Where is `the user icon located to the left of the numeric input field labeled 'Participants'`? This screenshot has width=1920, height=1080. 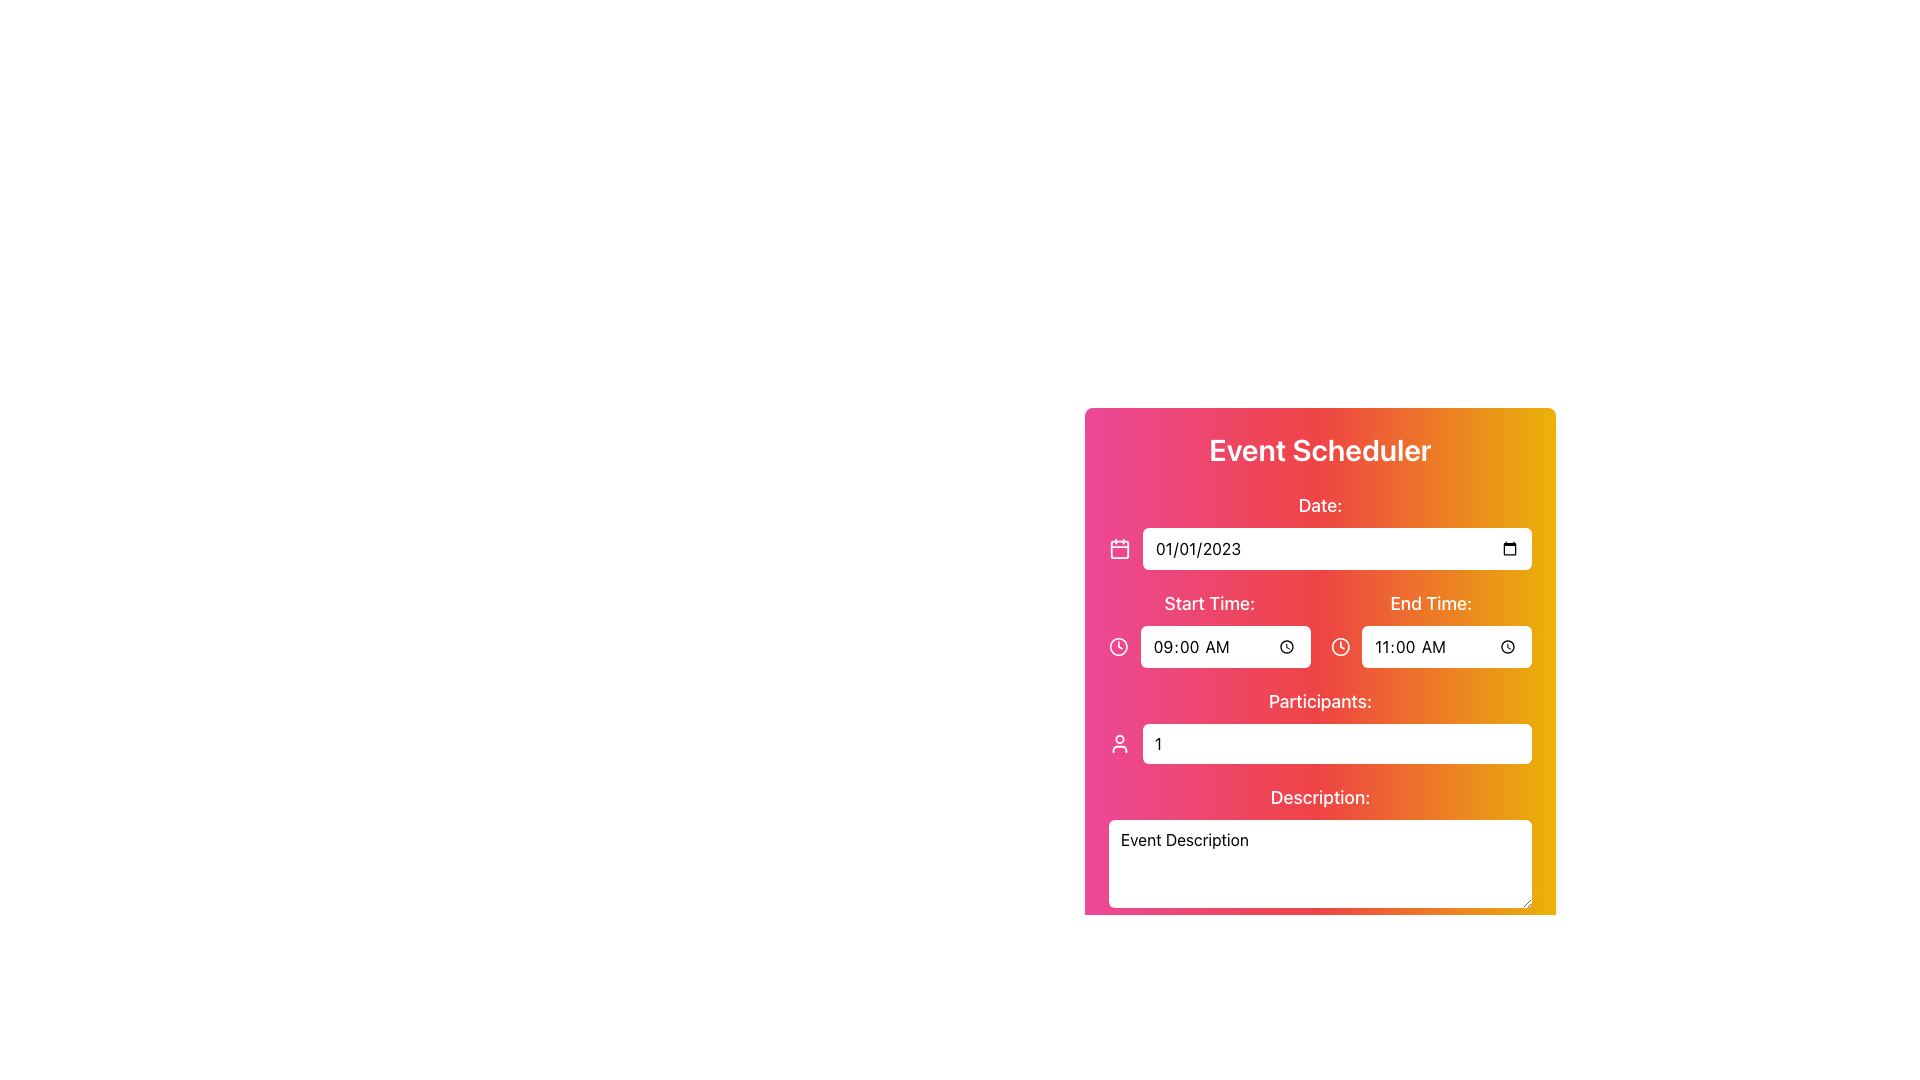 the user icon located to the left of the numeric input field labeled 'Participants' is located at coordinates (1118, 744).